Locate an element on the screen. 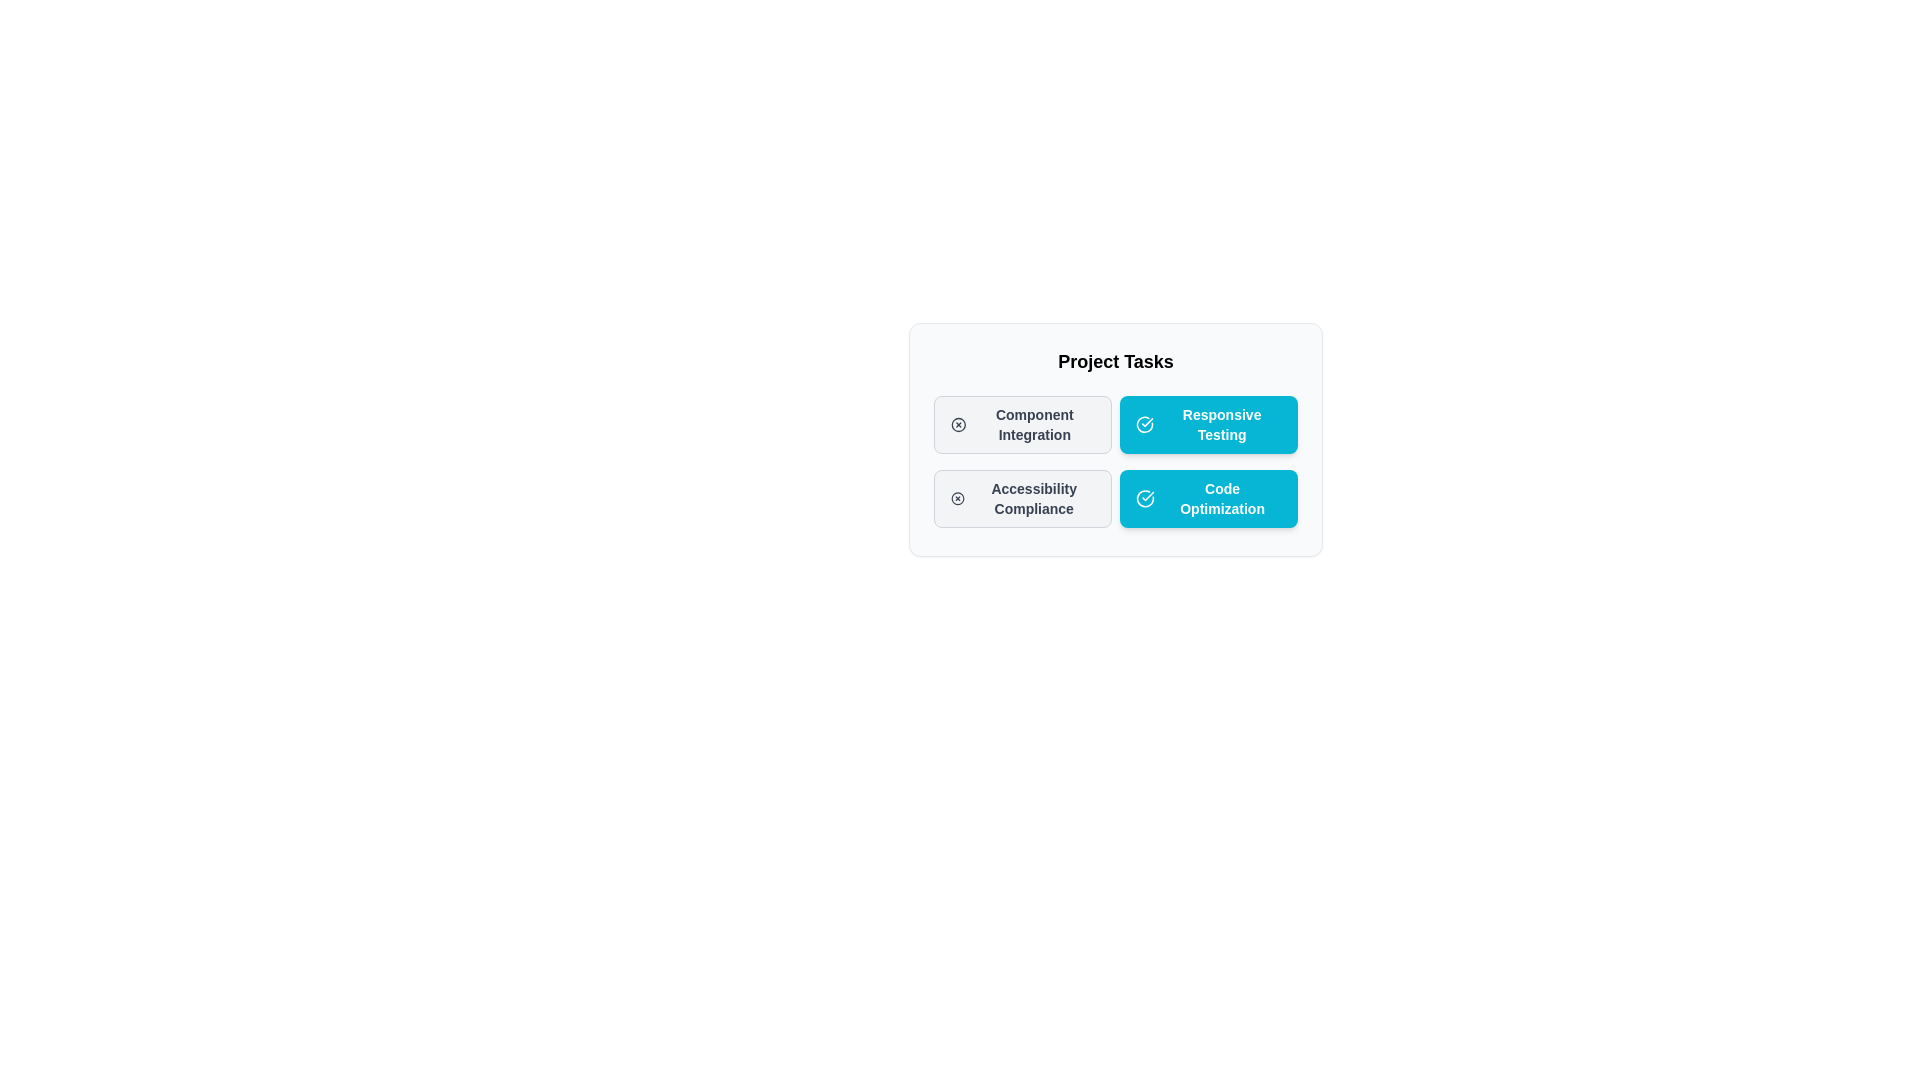 The width and height of the screenshot is (1920, 1080). the chip labeled 'Code Optimization' to select it is located at coordinates (1208, 497).